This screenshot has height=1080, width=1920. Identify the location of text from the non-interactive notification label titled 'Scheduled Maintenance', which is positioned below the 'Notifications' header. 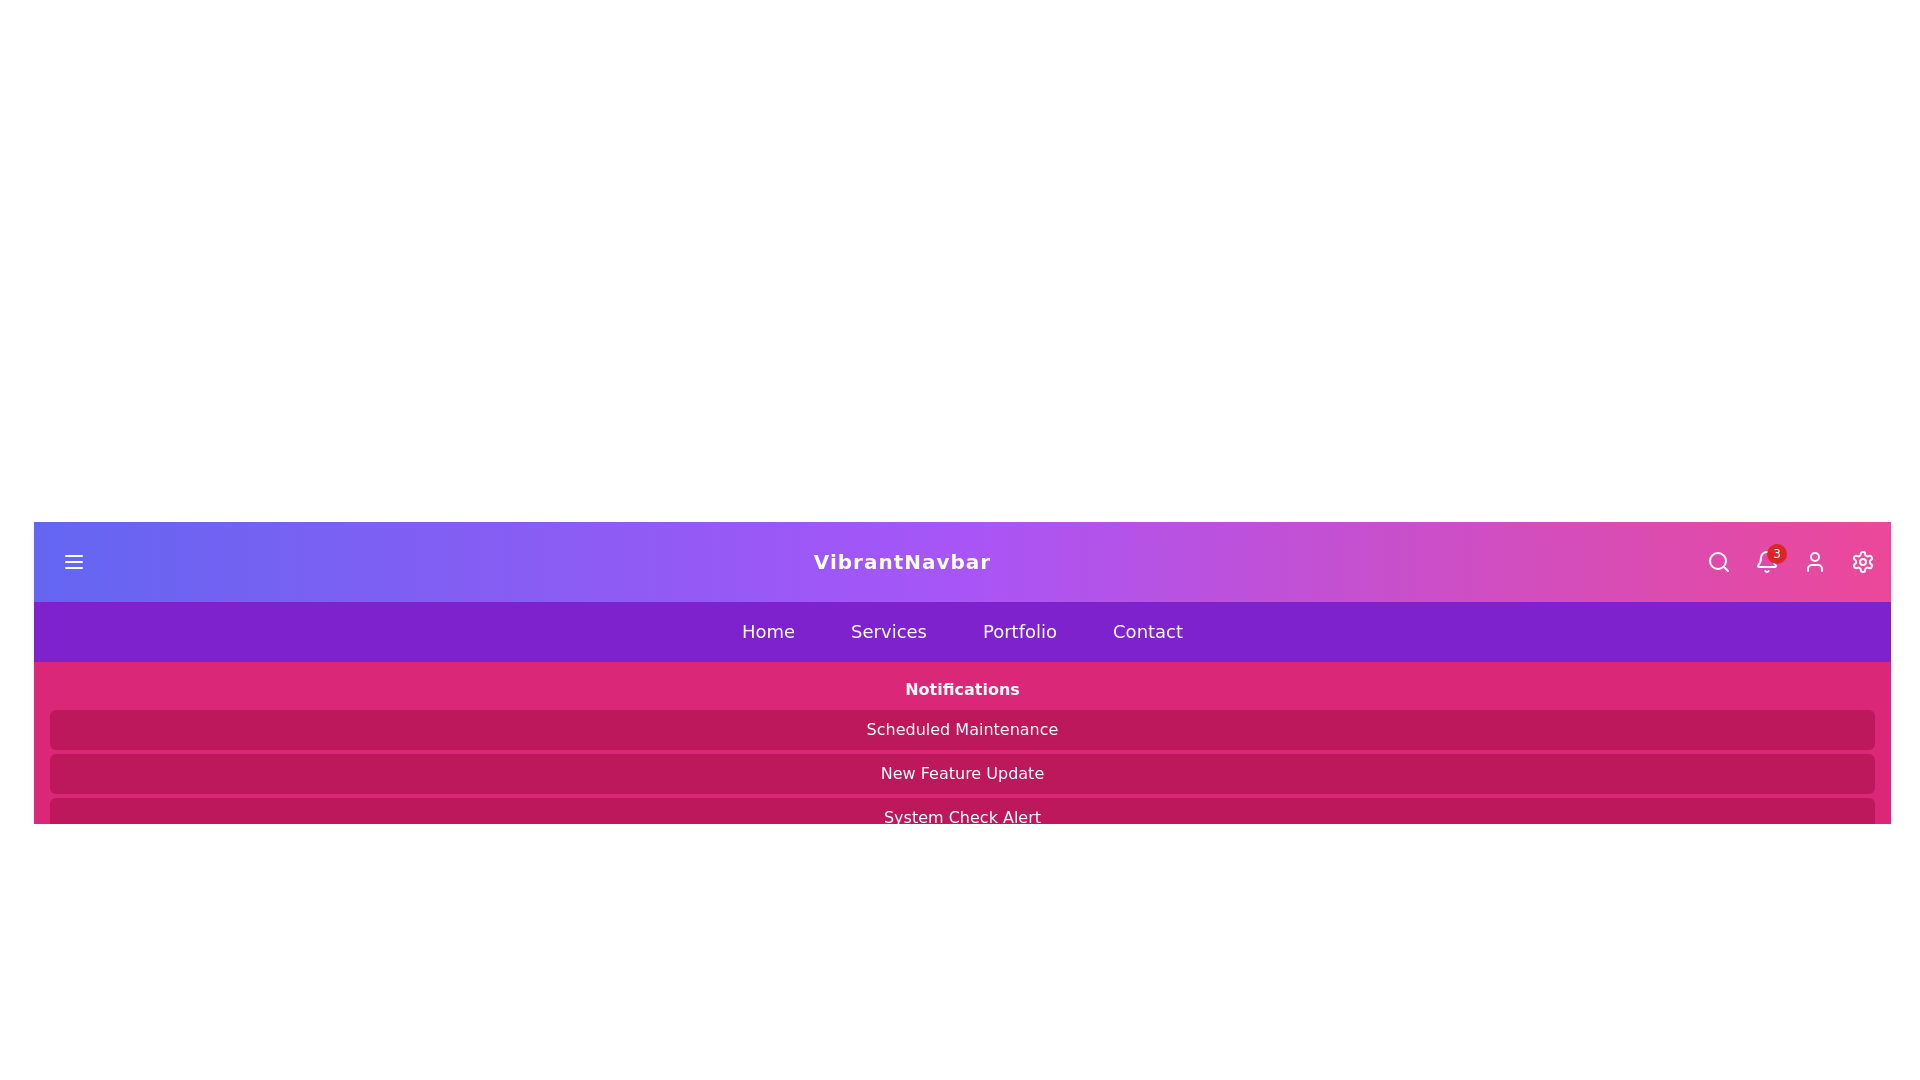
(962, 729).